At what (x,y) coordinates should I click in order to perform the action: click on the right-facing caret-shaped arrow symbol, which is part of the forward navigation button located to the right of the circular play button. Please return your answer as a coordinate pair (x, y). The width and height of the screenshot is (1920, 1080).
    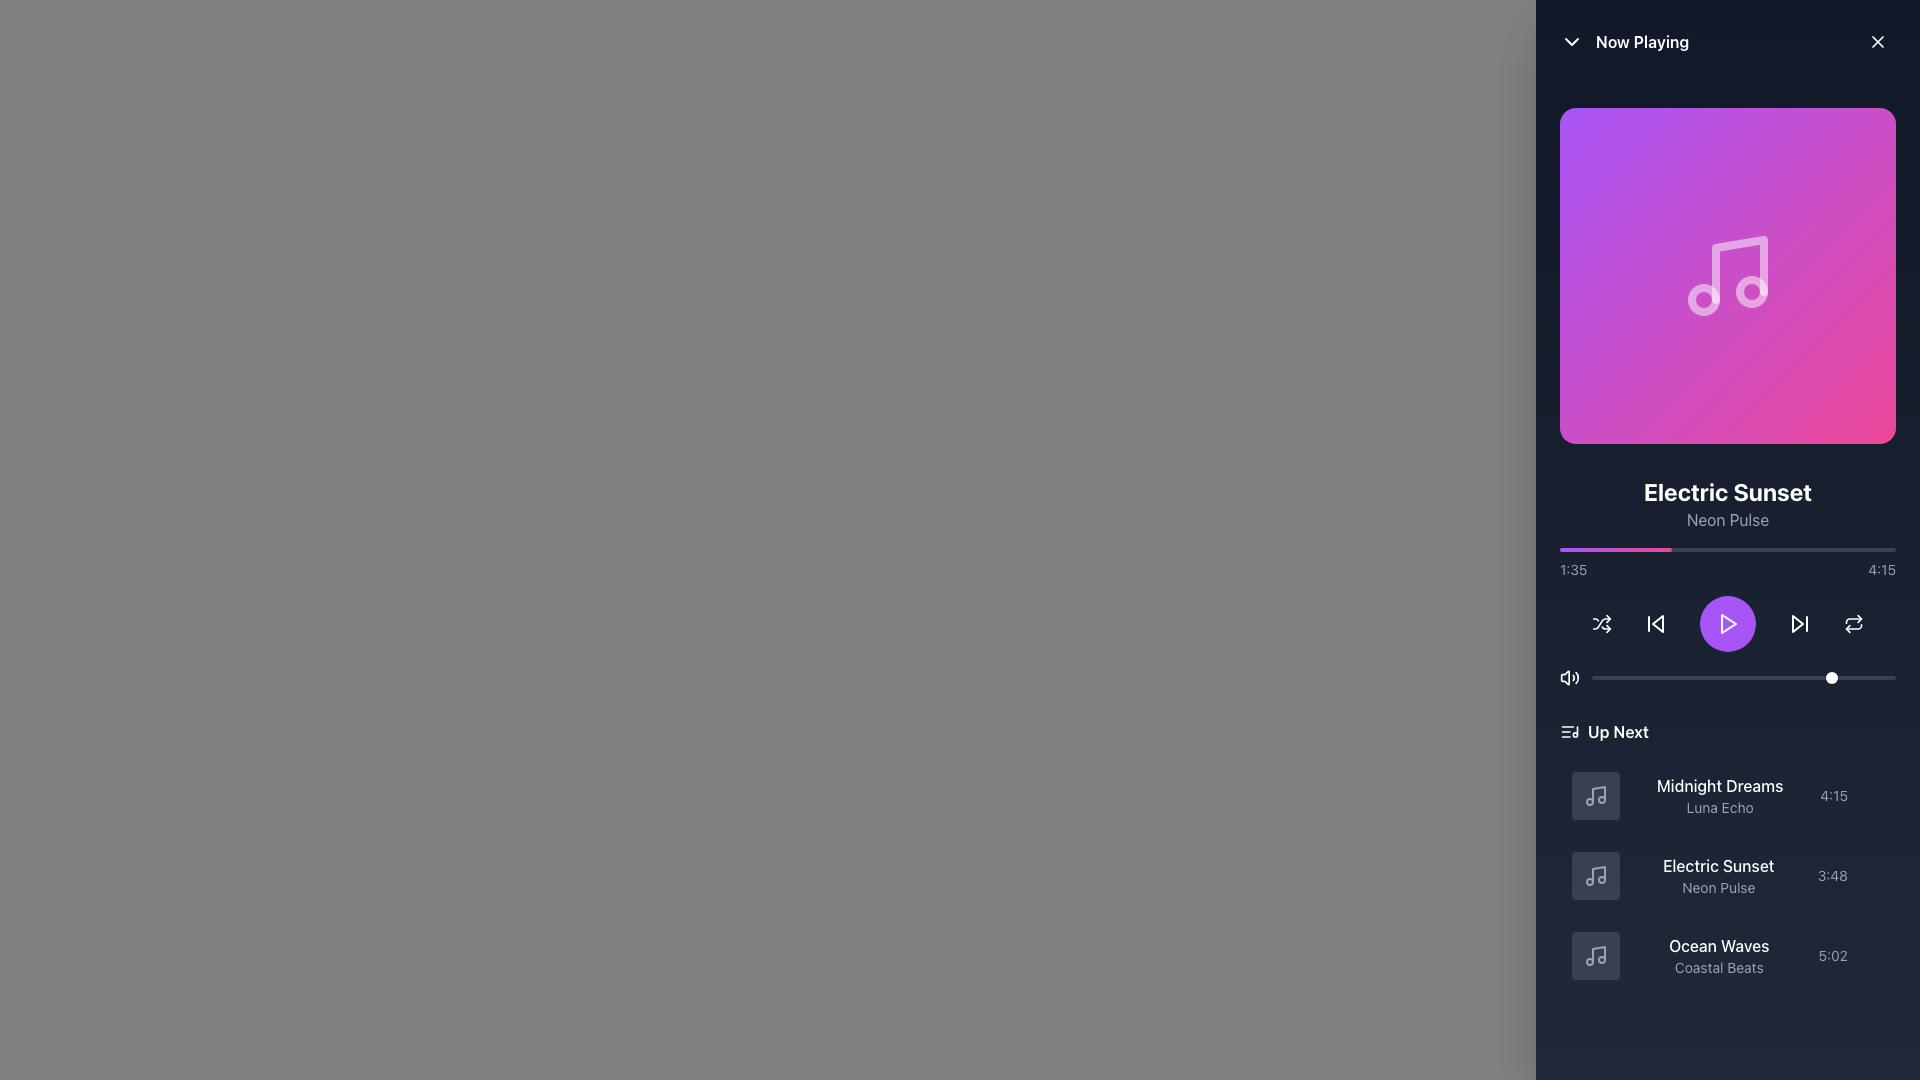
    Looking at the image, I should click on (1798, 623).